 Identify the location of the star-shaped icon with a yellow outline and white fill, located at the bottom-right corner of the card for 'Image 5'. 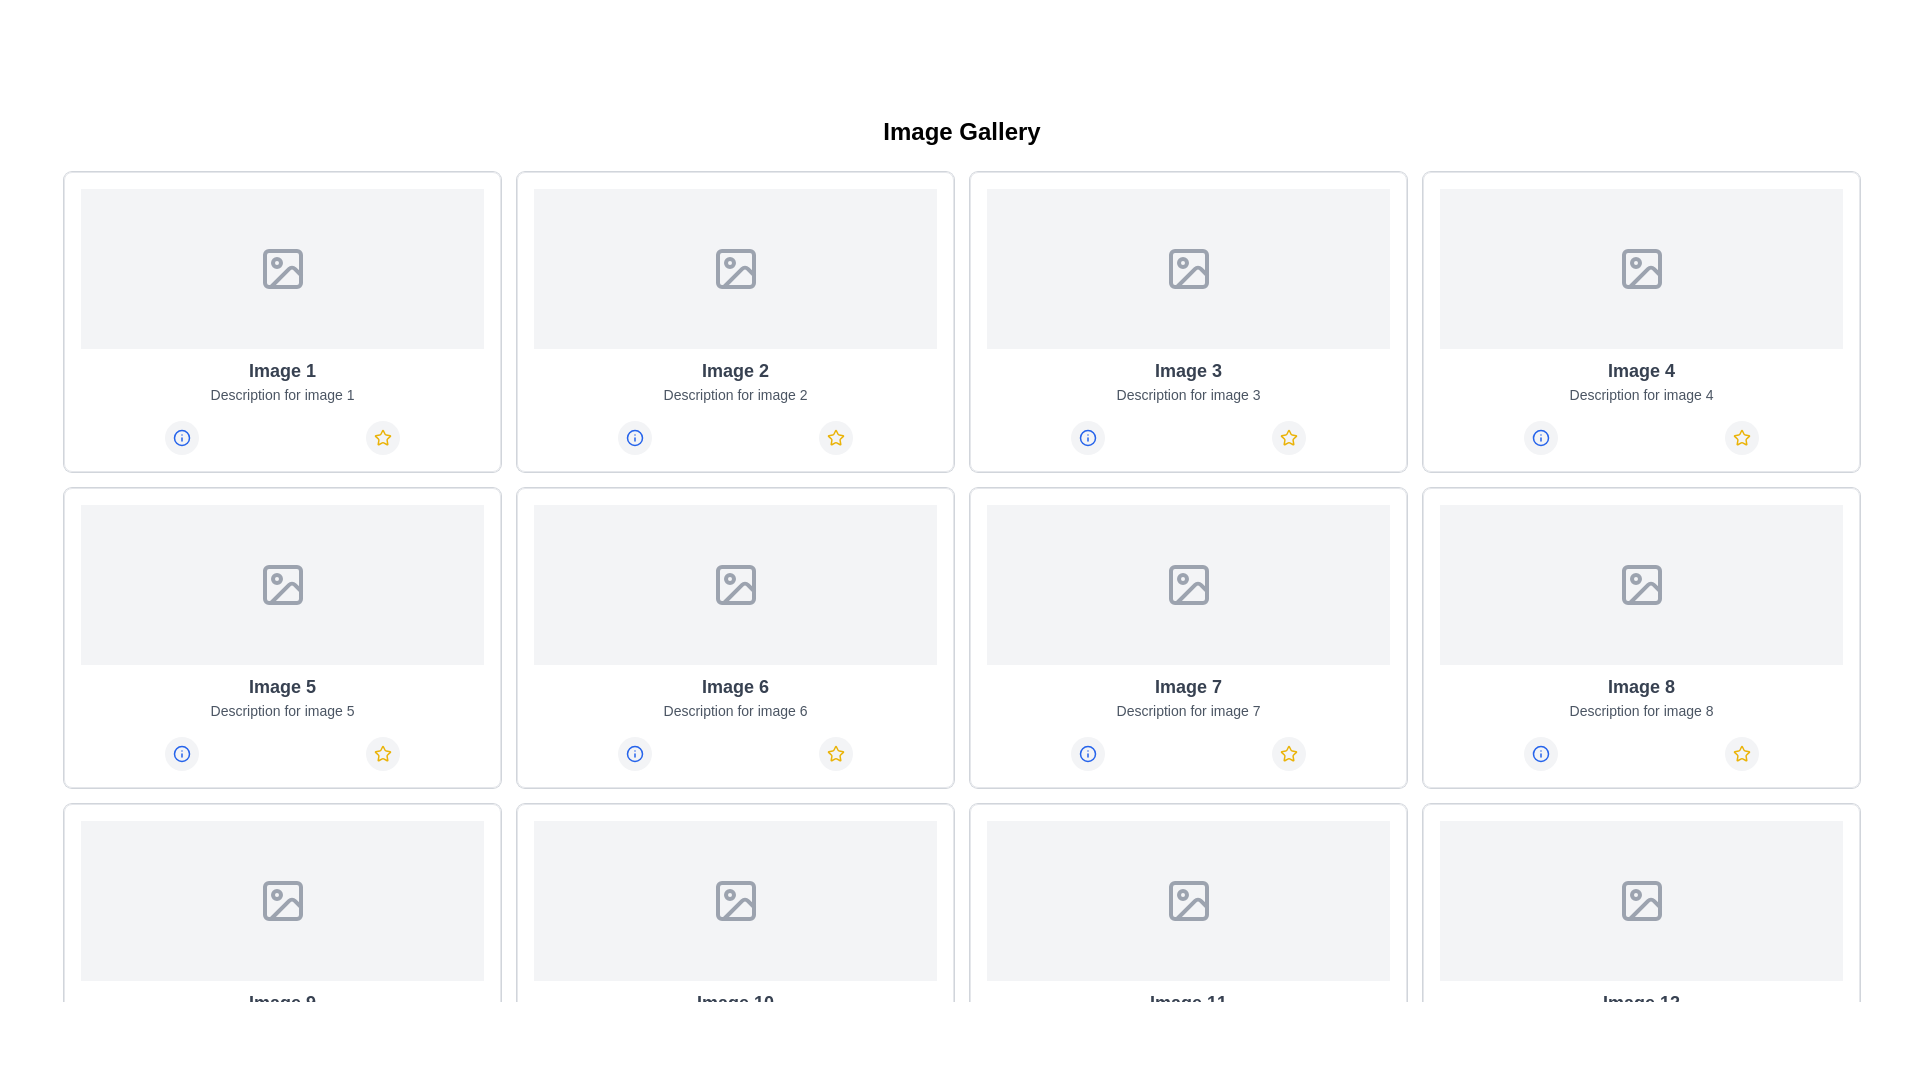
(383, 753).